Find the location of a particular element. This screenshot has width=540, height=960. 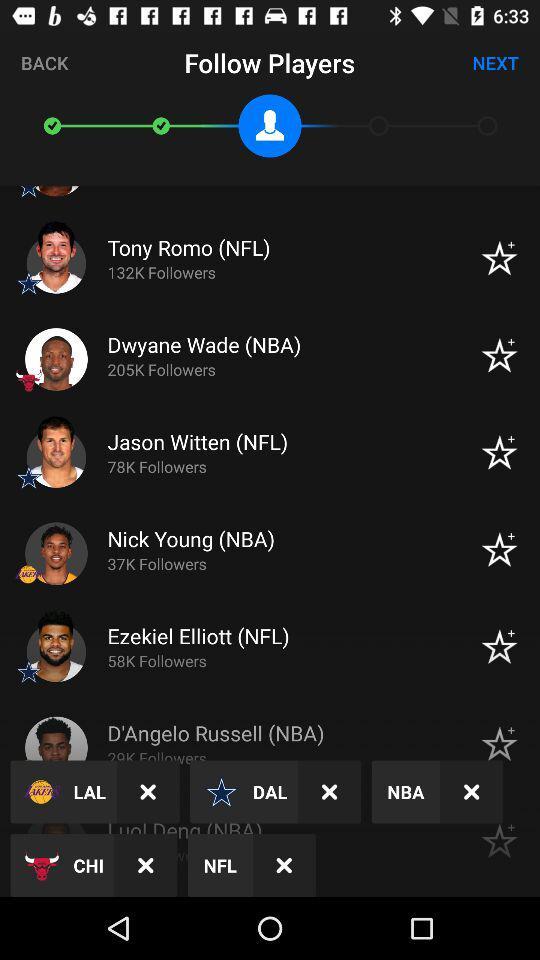

the image icon in front of text dangelo russell is located at coordinates (56, 747).